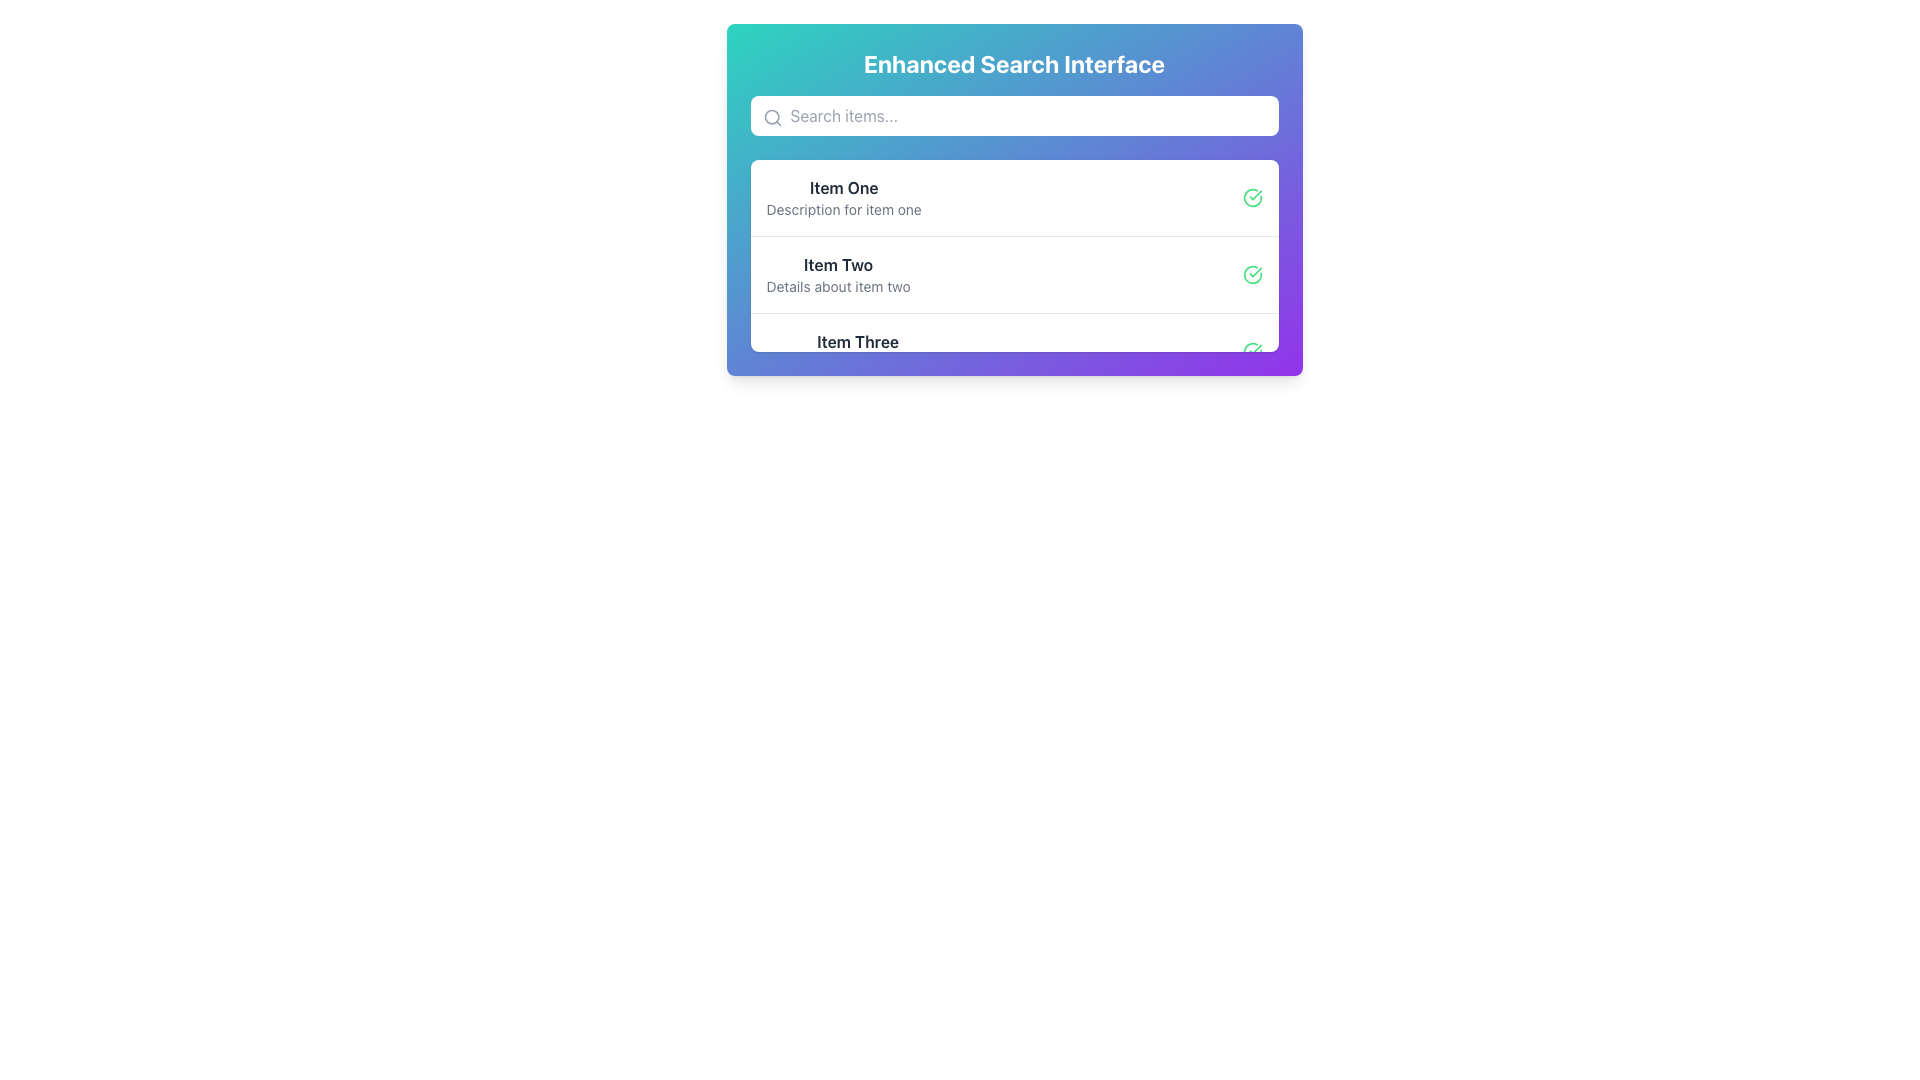 This screenshot has width=1920, height=1080. What do you see at coordinates (1251, 274) in the screenshot?
I see `the visual indicator icon that marks the item as selected, verified, or completed, located to the right of the textual description in the second item of a vertical list` at bounding box center [1251, 274].